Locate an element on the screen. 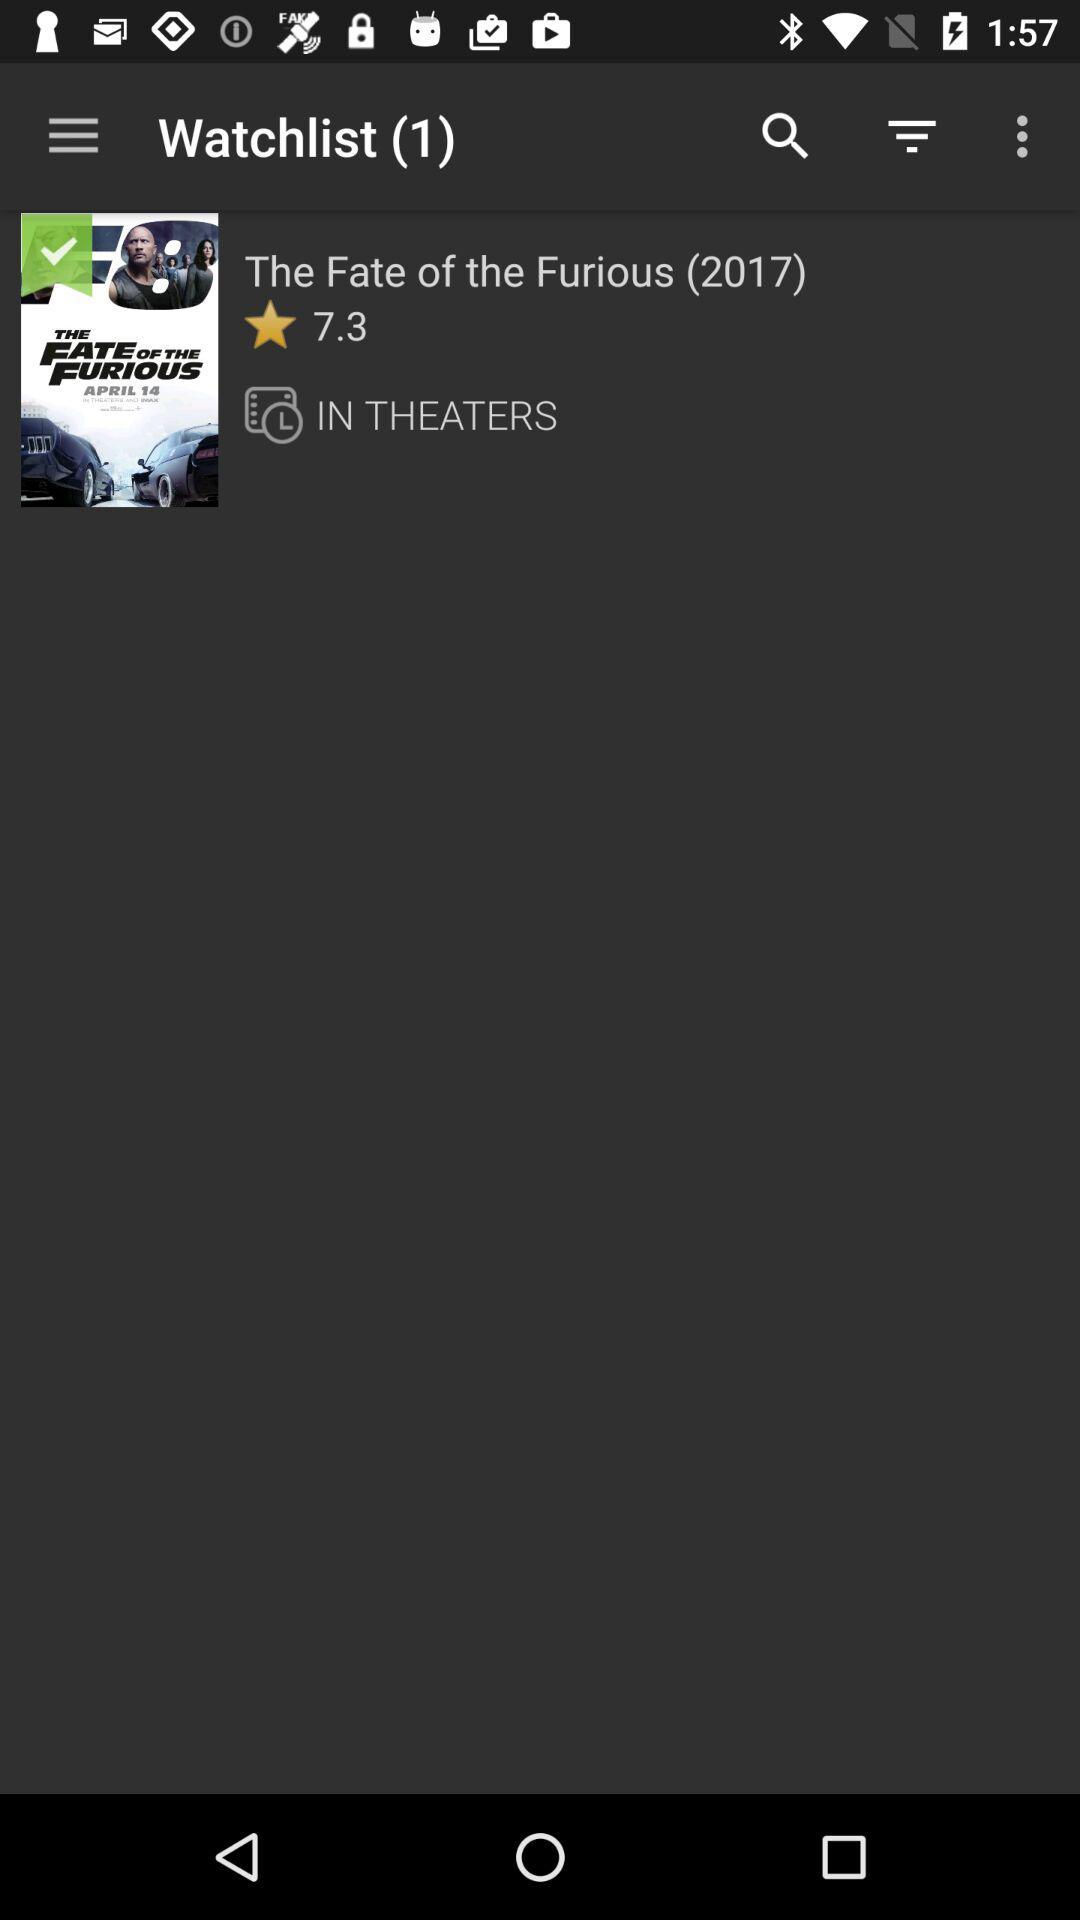 Image resolution: width=1080 pixels, height=1920 pixels. the icon to the left of the the fate of item is located at coordinates (176, 251).